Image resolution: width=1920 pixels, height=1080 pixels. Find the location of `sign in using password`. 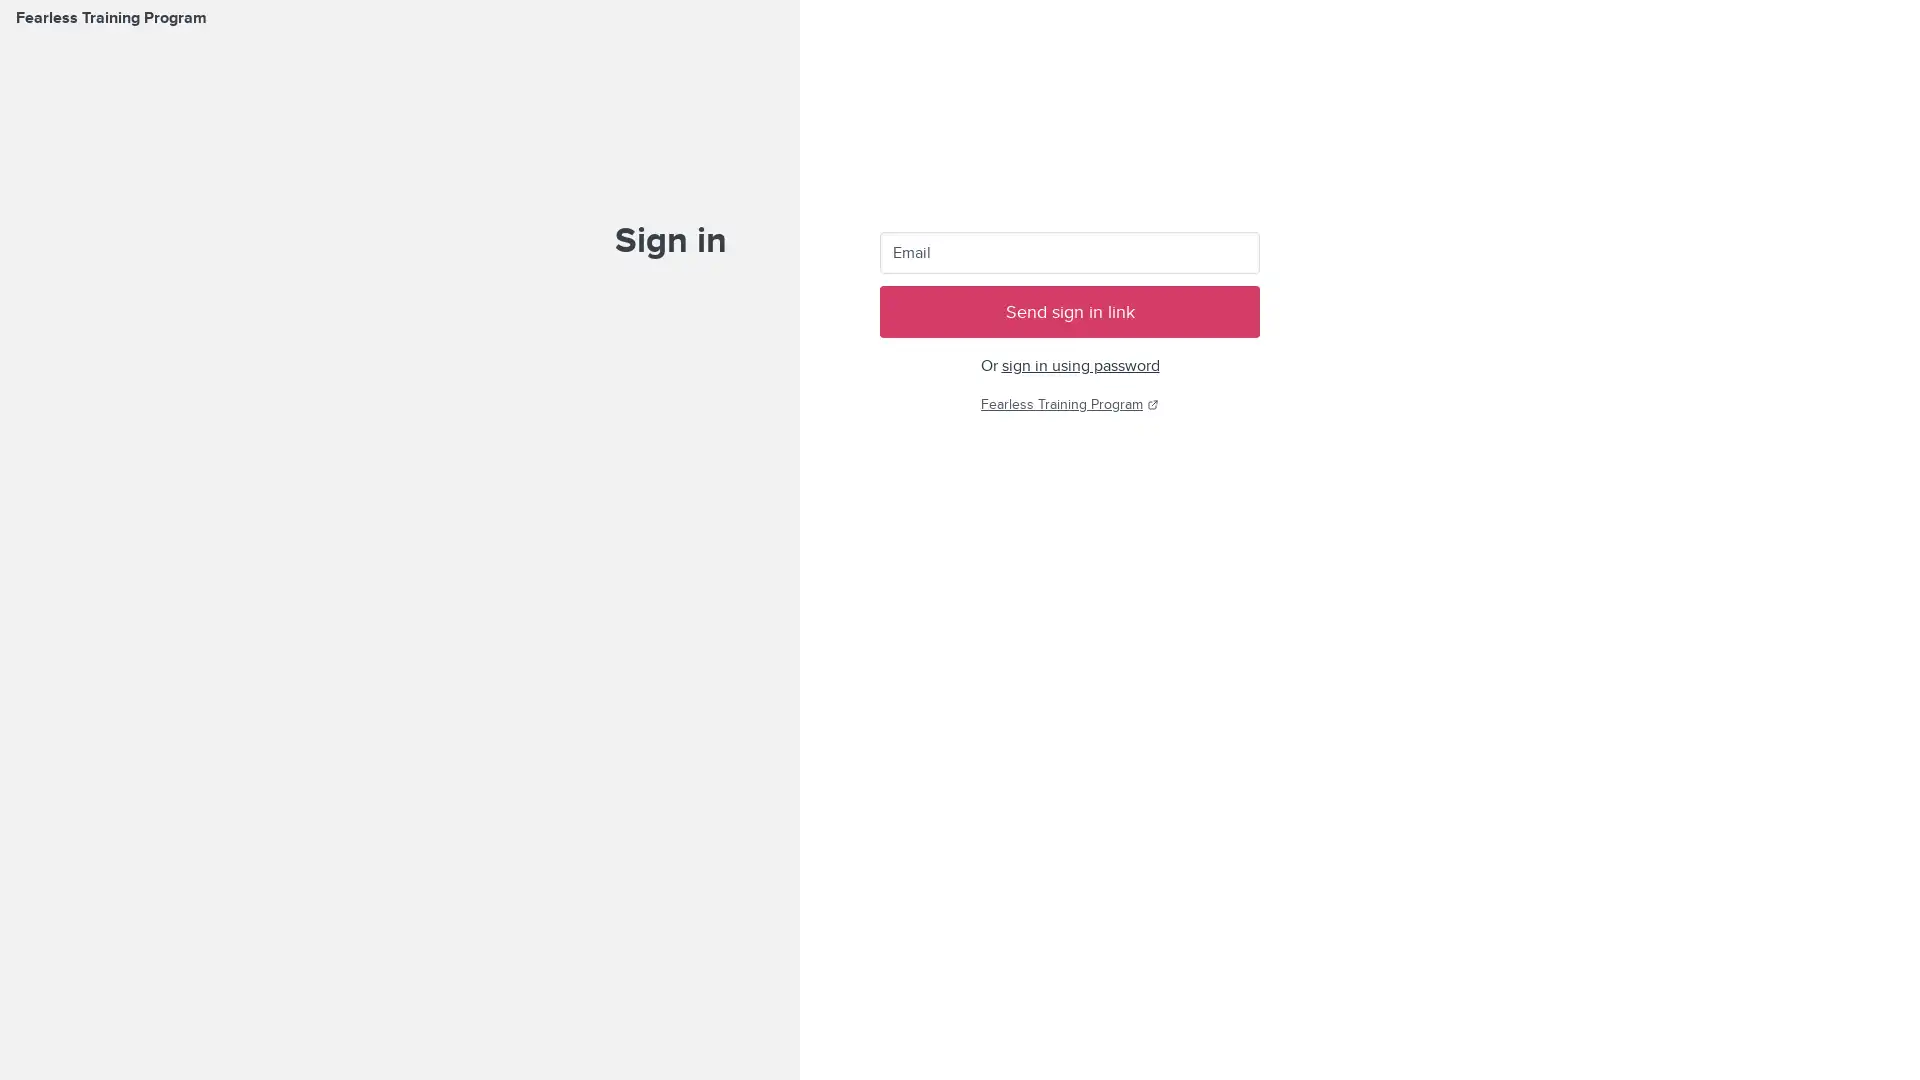

sign in using password is located at coordinates (1079, 366).